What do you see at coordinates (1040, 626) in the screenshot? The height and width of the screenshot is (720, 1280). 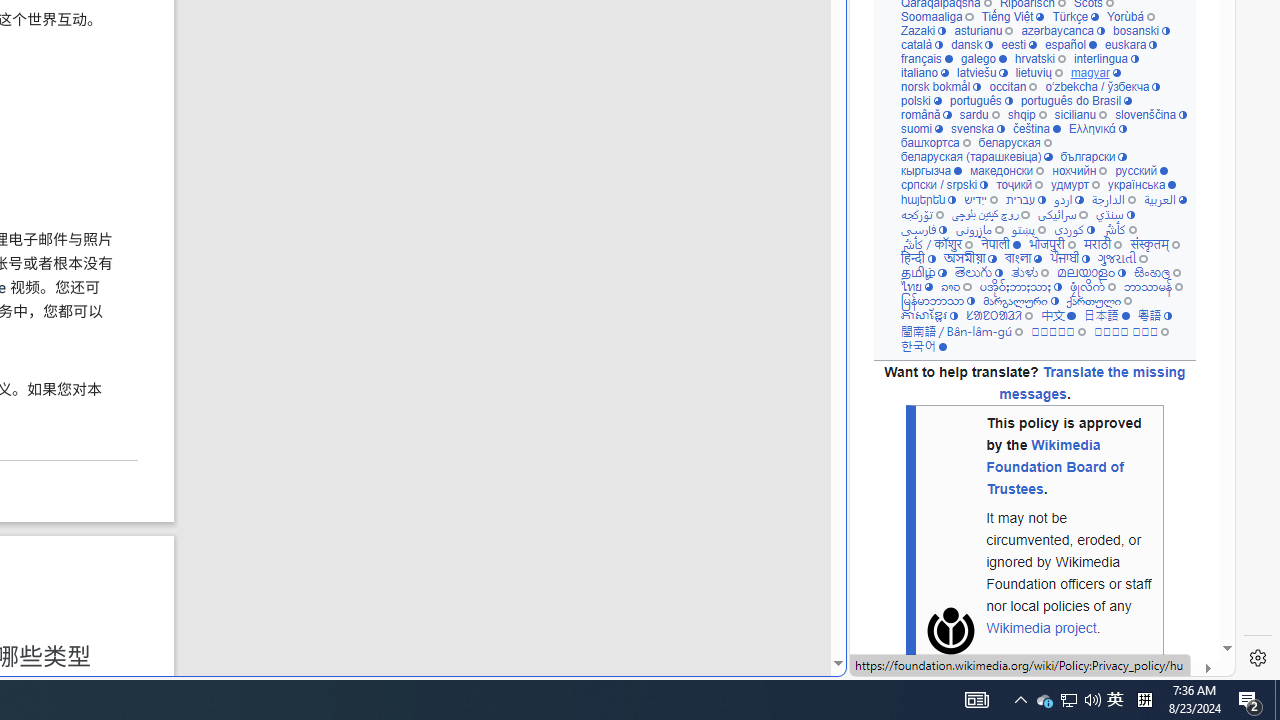 I see `'Wikimedia project'` at bounding box center [1040, 626].